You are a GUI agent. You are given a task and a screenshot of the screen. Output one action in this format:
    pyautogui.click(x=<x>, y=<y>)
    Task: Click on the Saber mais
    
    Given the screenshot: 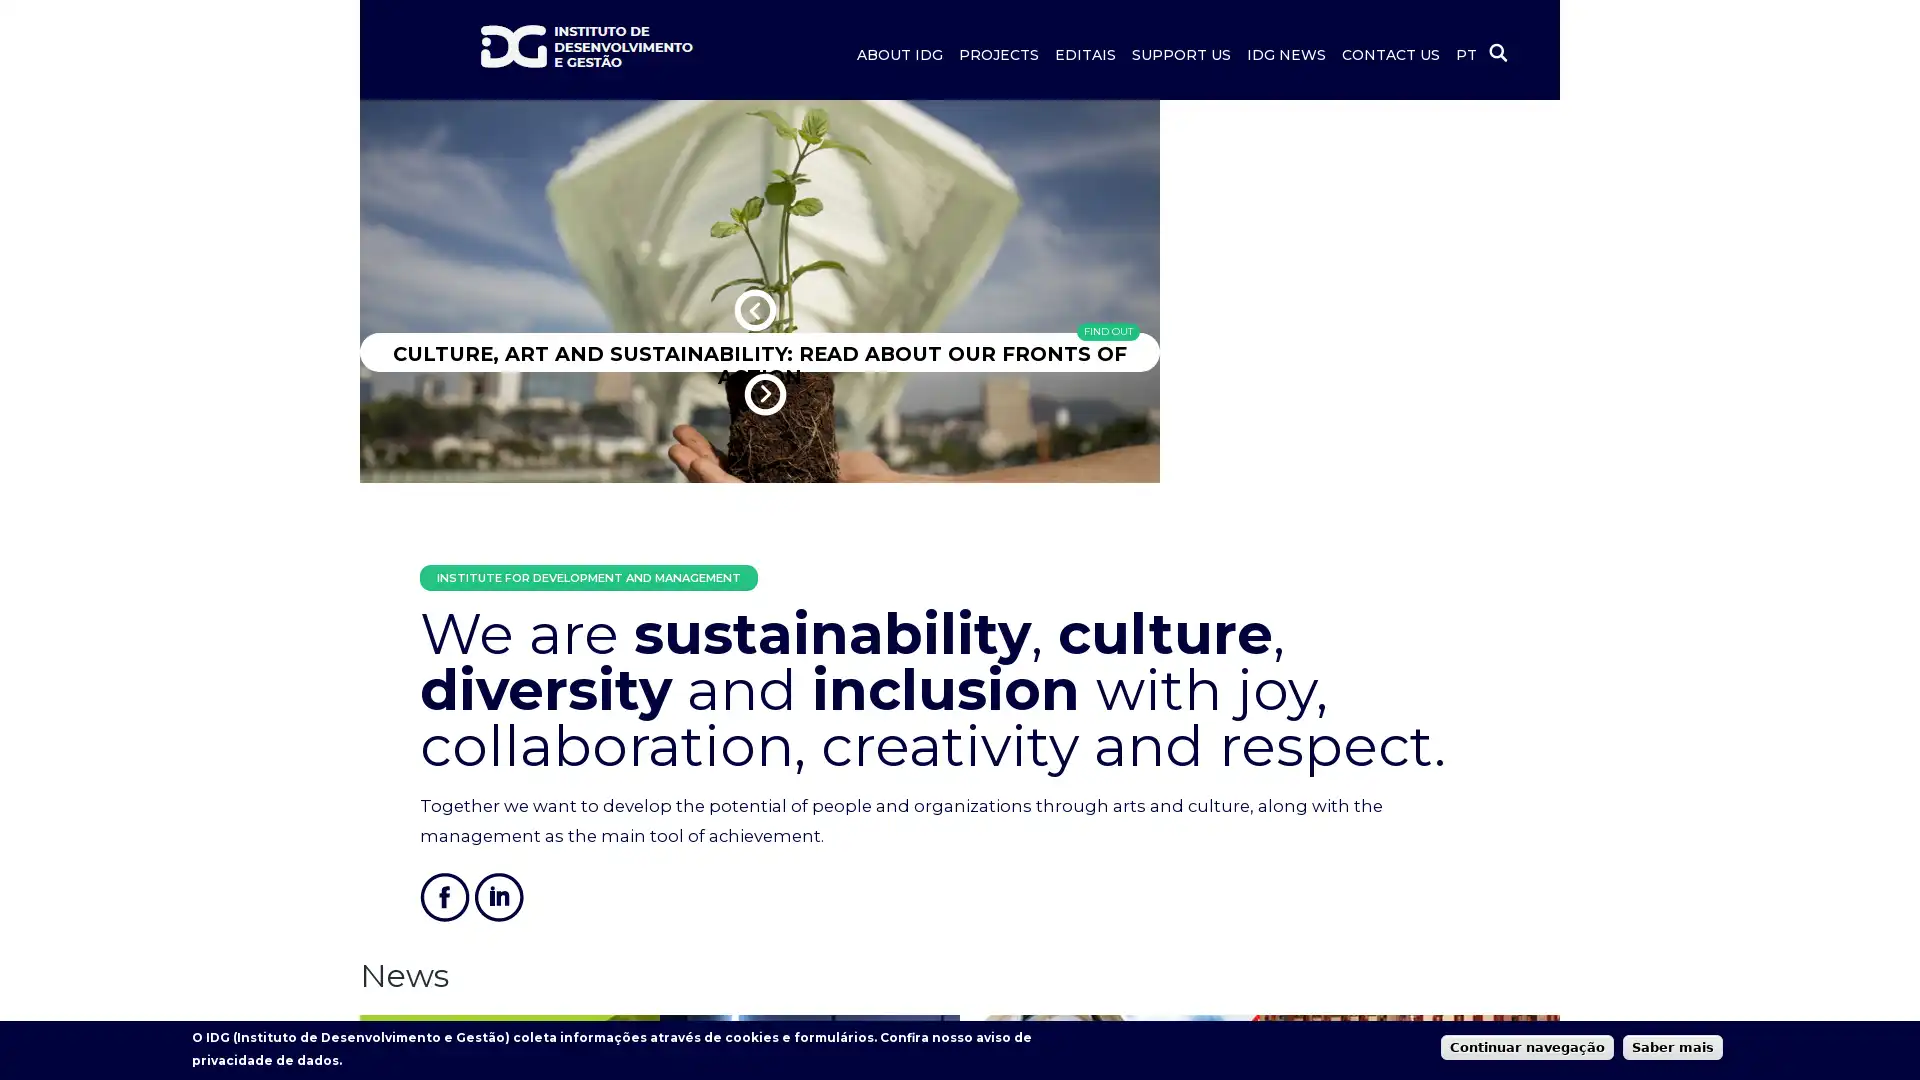 What is the action you would take?
    pyautogui.click(x=1673, y=1045)
    